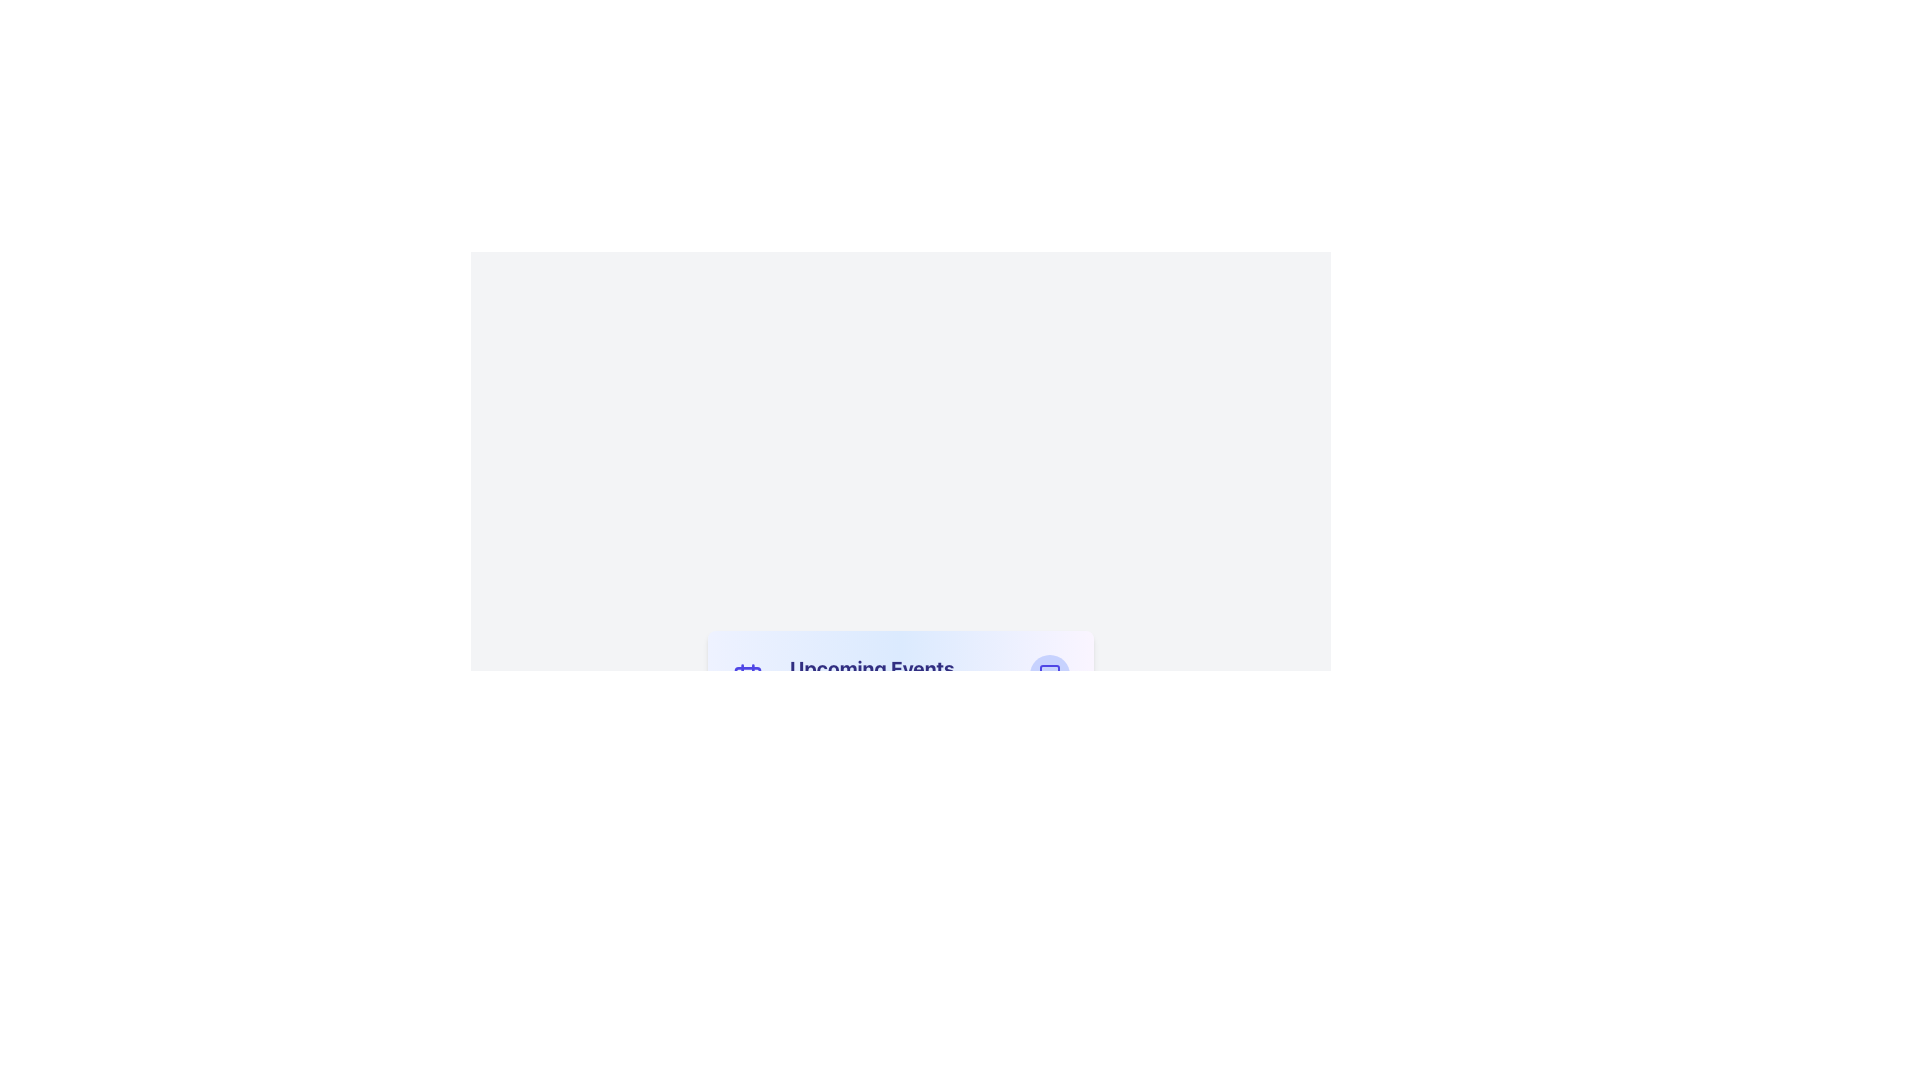  Describe the element at coordinates (872, 677) in the screenshot. I see `text from the Section Header titled 'Upcoming Events' with the subtitle 'Track your events effectively', which serves as a header for the events section` at that location.